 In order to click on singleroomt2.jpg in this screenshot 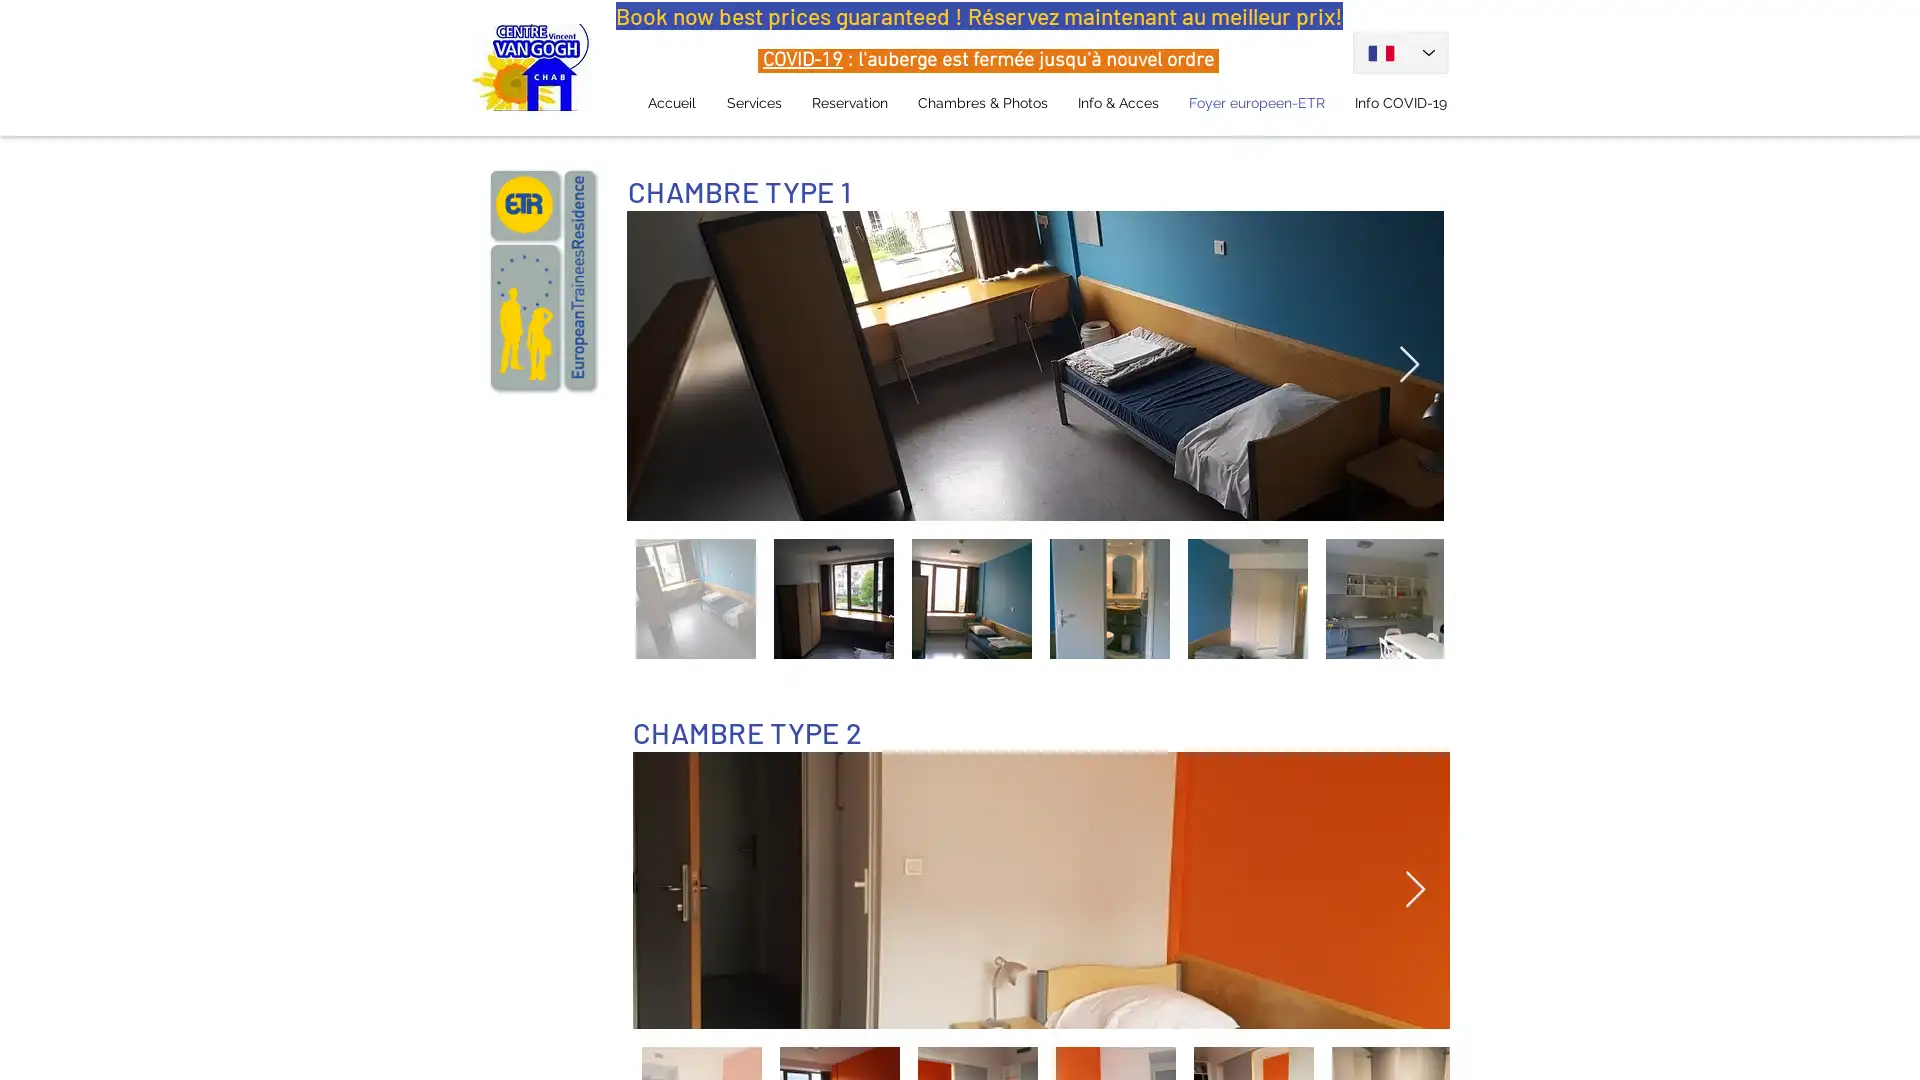, I will do `click(1040, 888)`.